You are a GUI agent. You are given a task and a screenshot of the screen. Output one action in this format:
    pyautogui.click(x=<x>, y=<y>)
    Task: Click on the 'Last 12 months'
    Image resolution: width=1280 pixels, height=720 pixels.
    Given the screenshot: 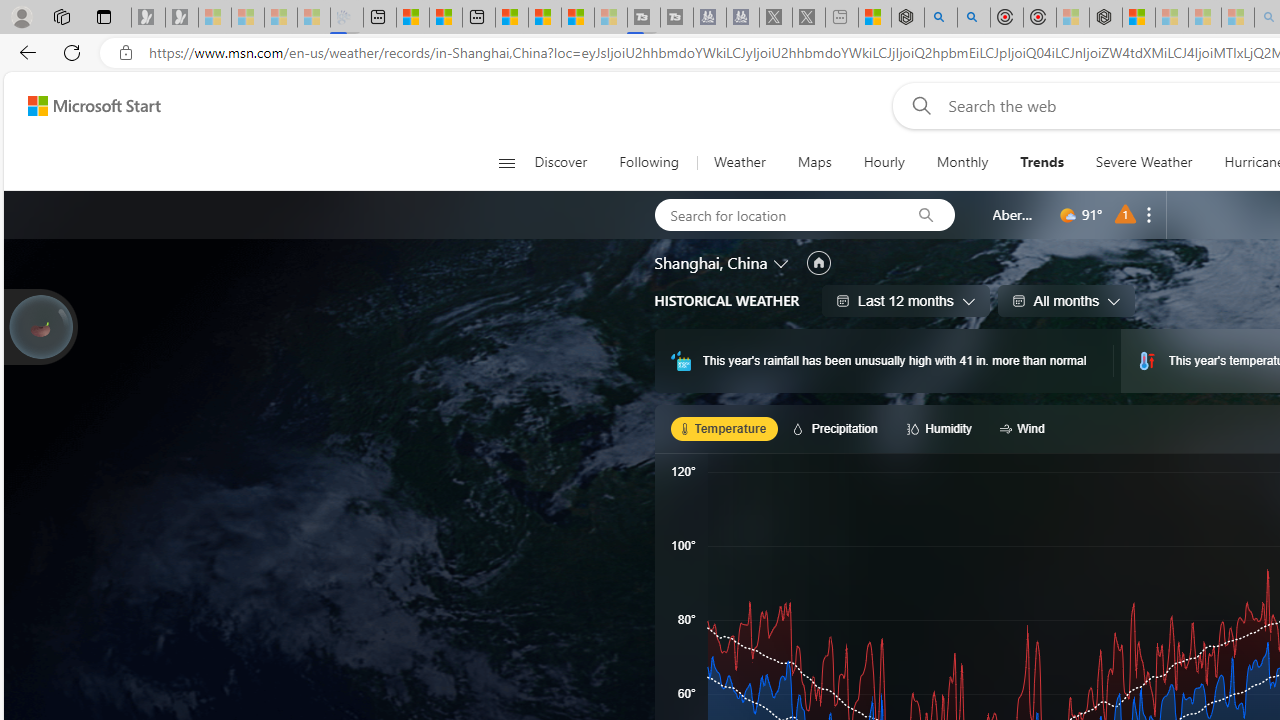 What is the action you would take?
    pyautogui.click(x=905, y=300)
    